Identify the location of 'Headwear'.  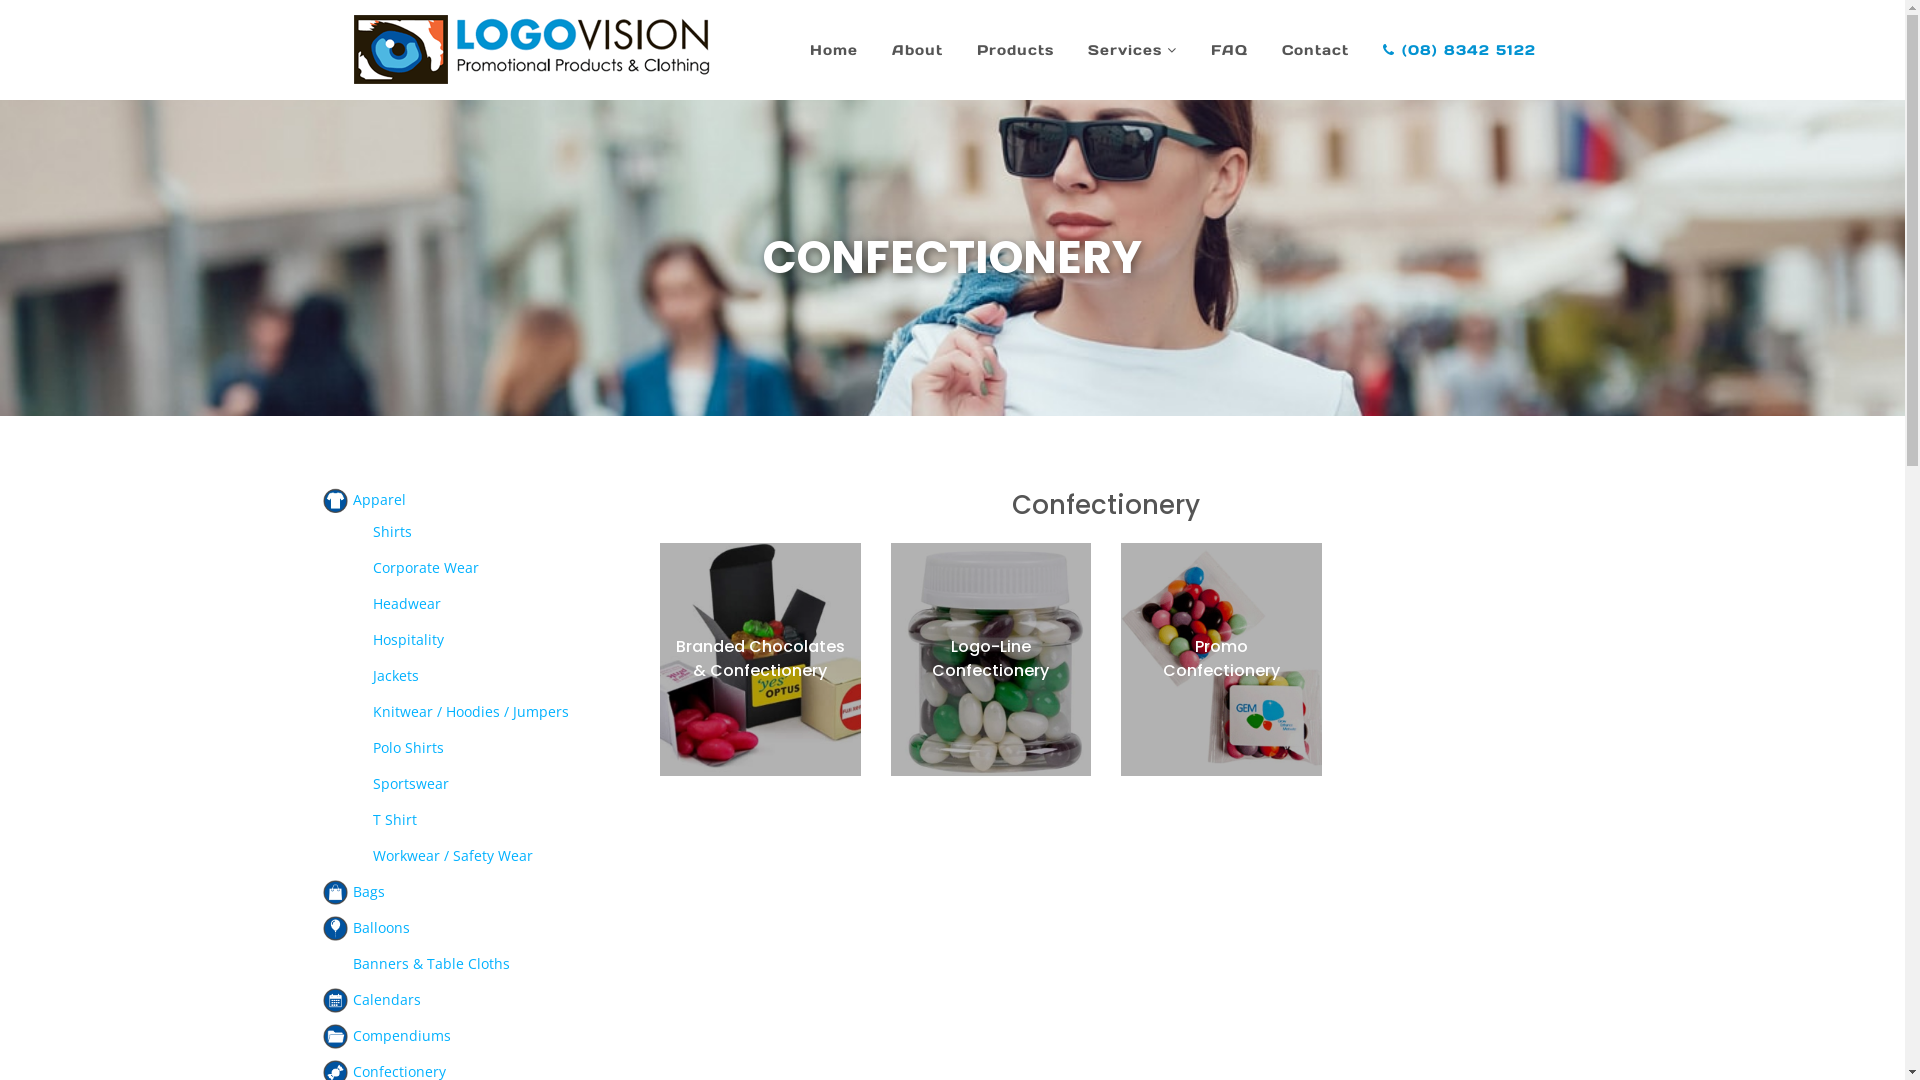
(405, 602).